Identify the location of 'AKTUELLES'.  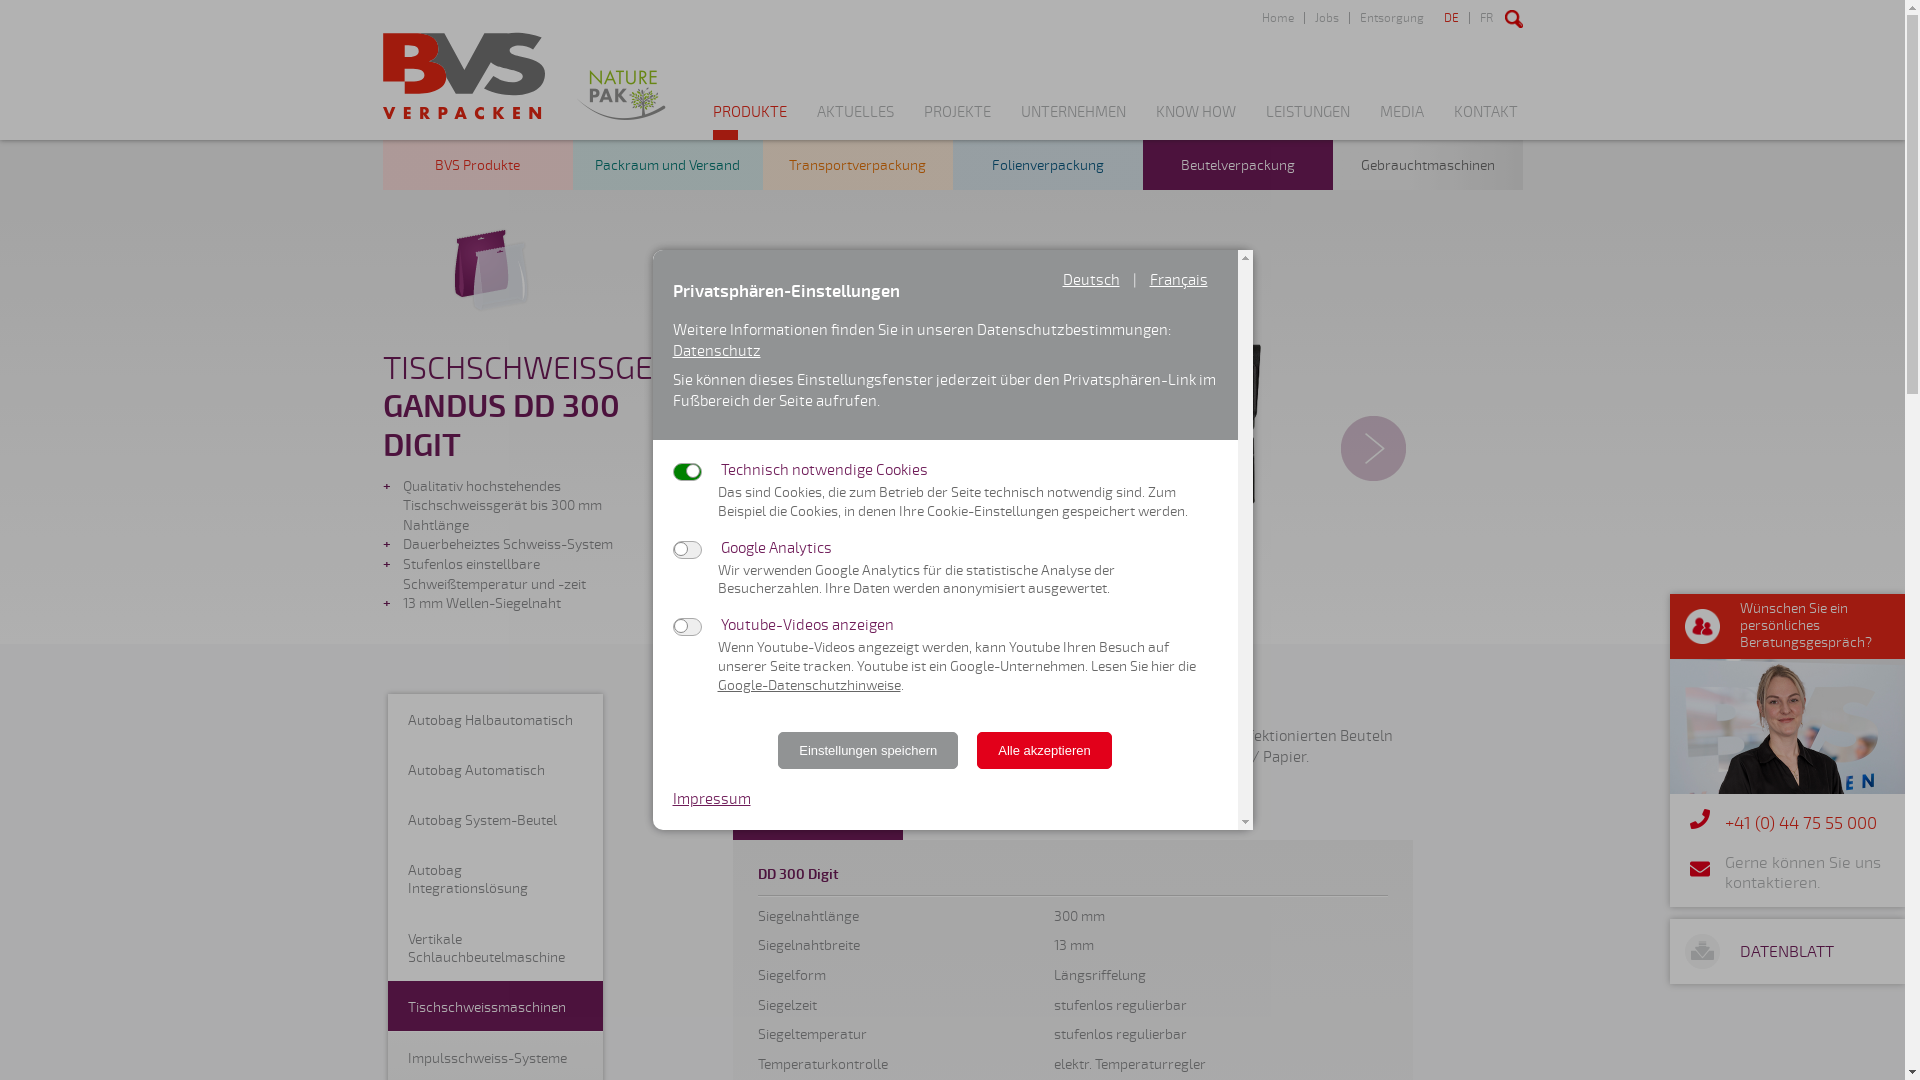
(816, 122).